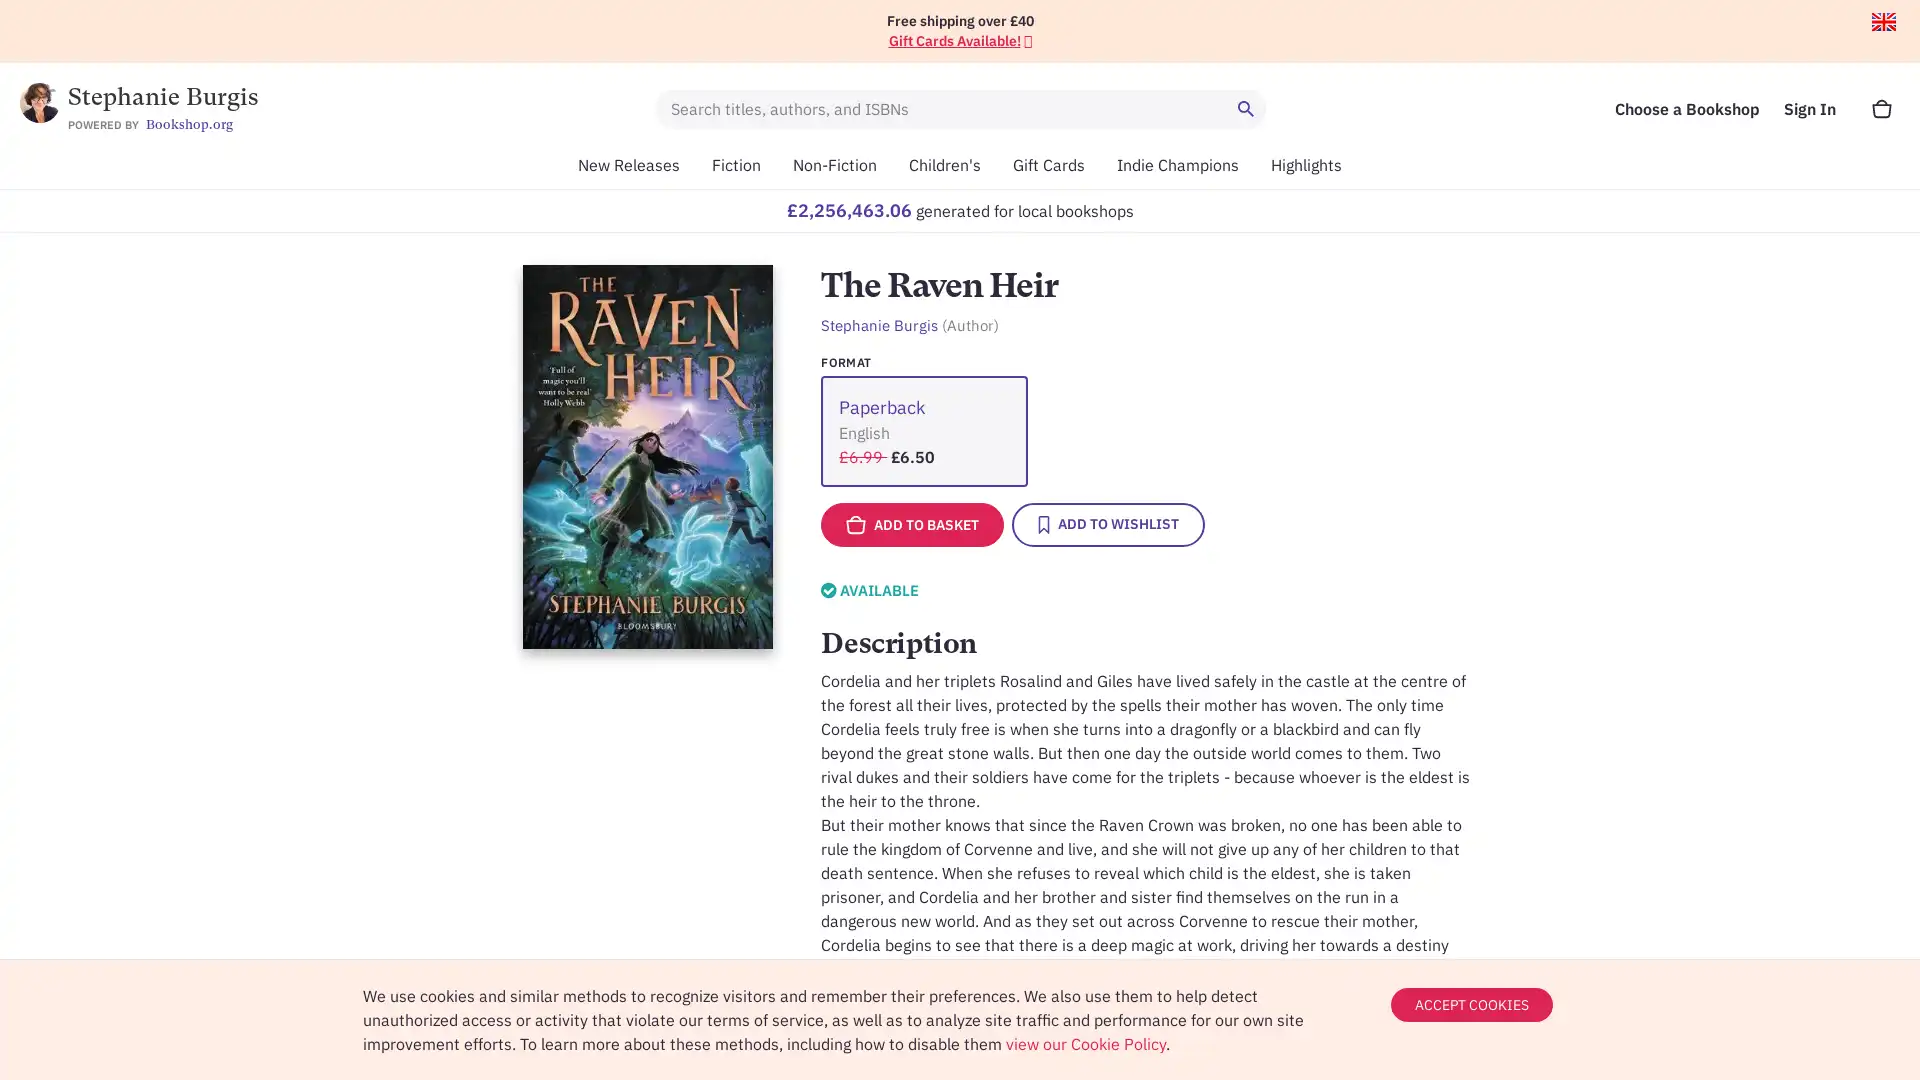 The width and height of the screenshot is (1920, 1080). Describe the element at coordinates (1247, 108) in the screenshot. I see `Search` at that location.